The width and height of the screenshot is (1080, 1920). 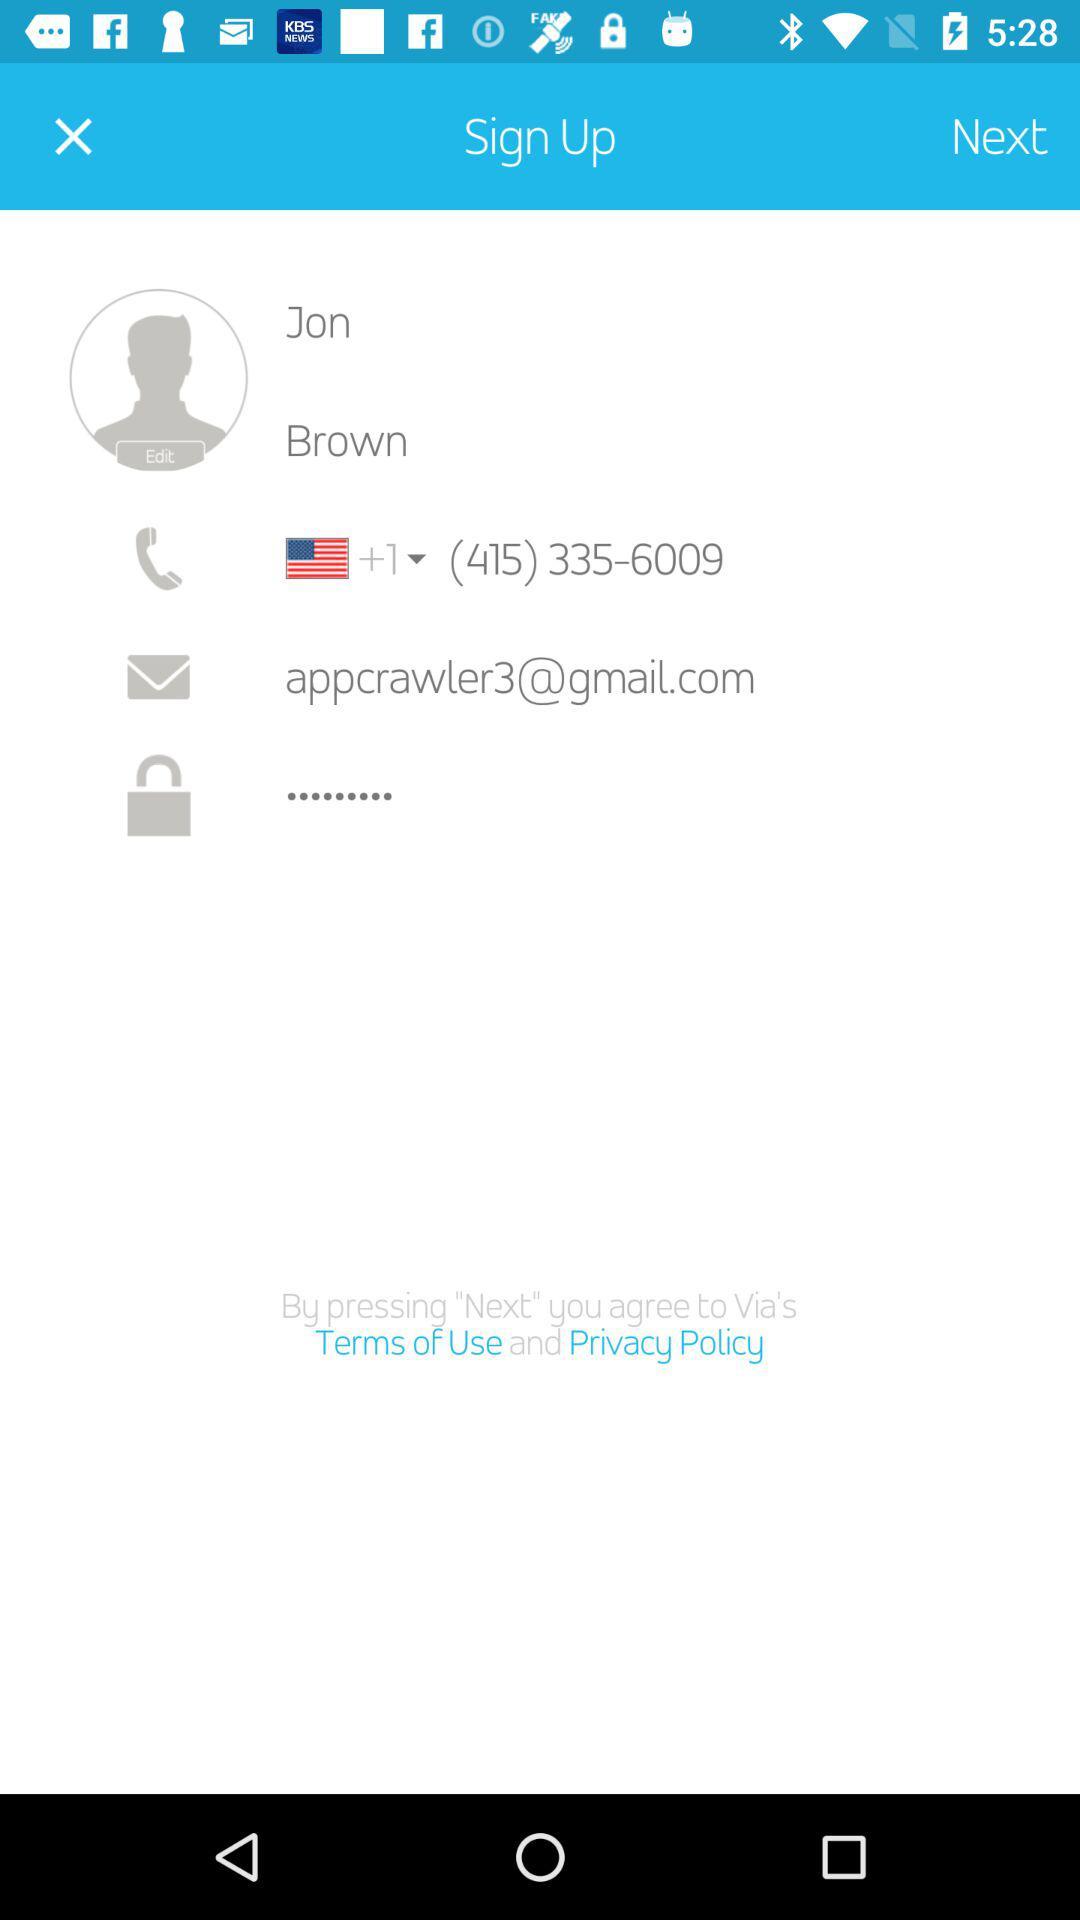 I want to click on the jon icon, so click(x=667, y=321).